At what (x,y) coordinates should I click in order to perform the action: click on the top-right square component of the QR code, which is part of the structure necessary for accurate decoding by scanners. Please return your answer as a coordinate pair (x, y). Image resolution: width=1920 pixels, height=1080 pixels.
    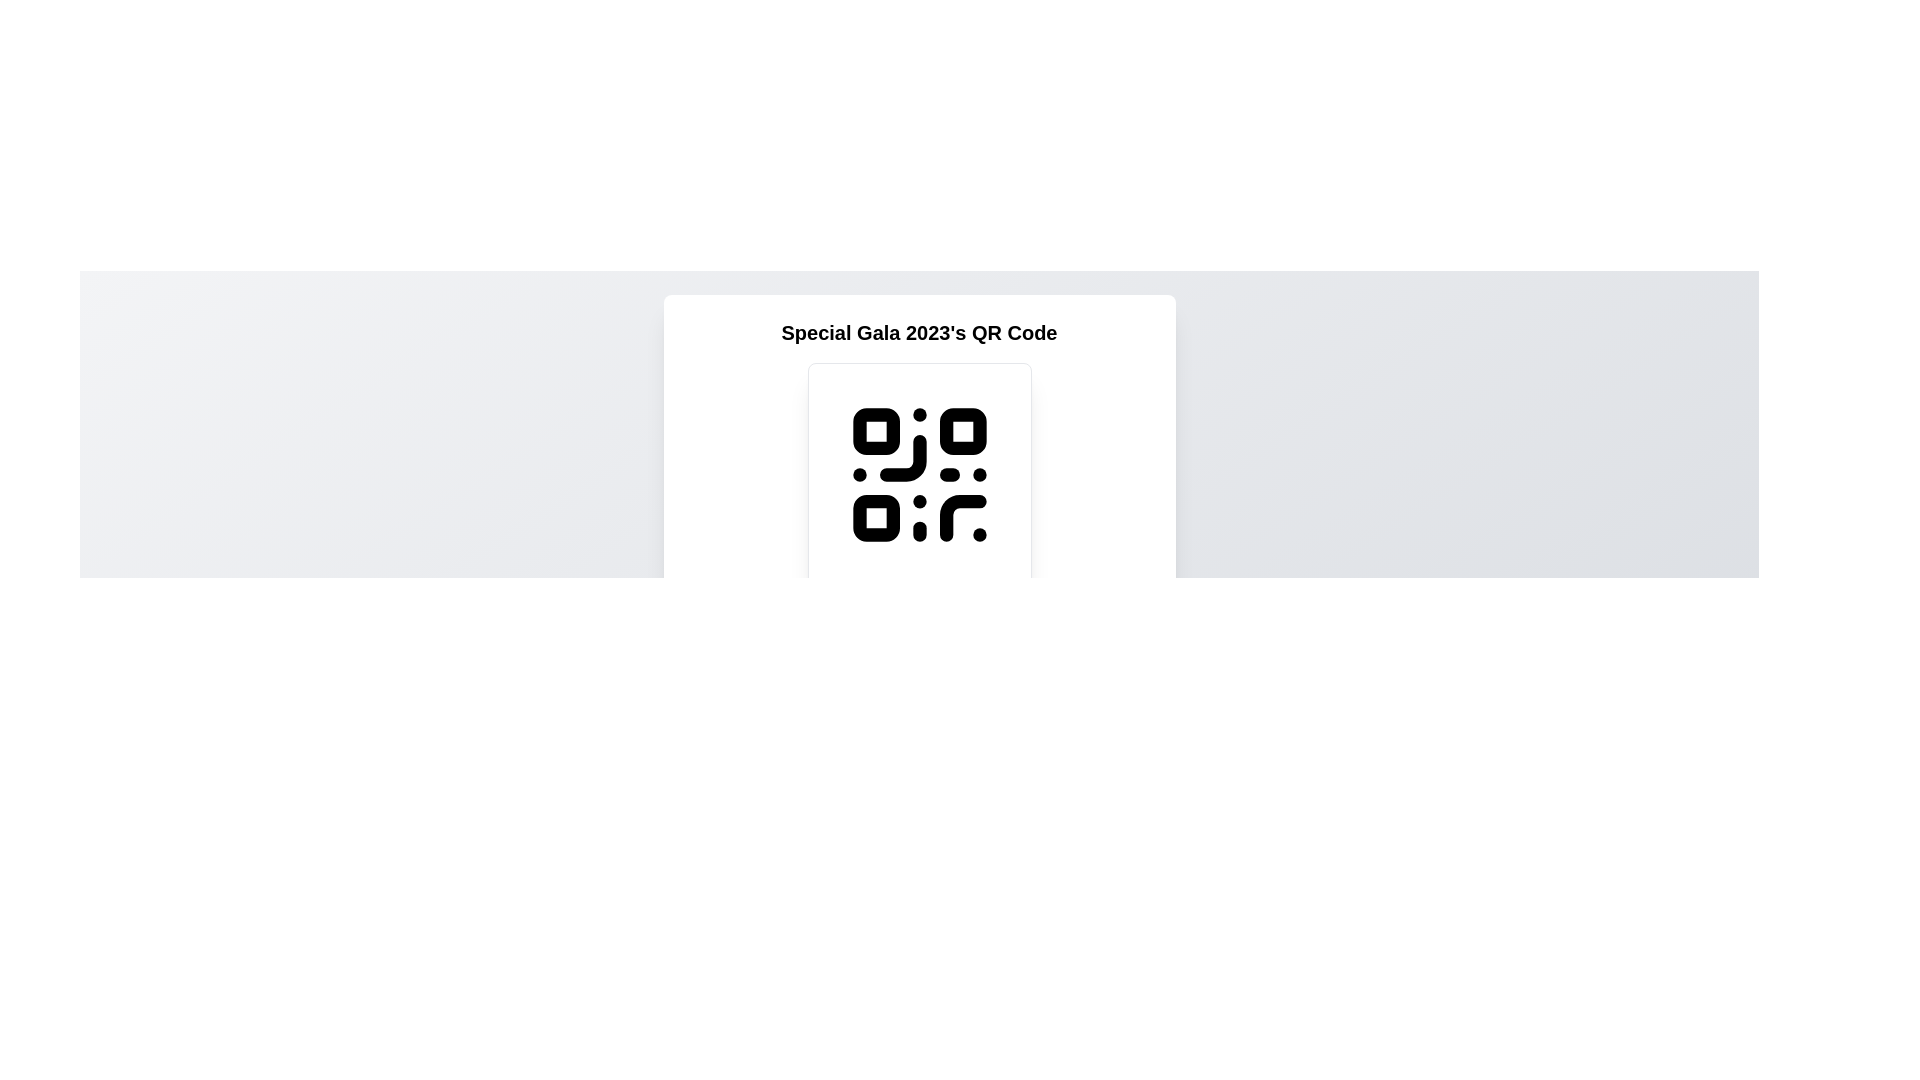
    Looking at the image, I should click on (962, 430).